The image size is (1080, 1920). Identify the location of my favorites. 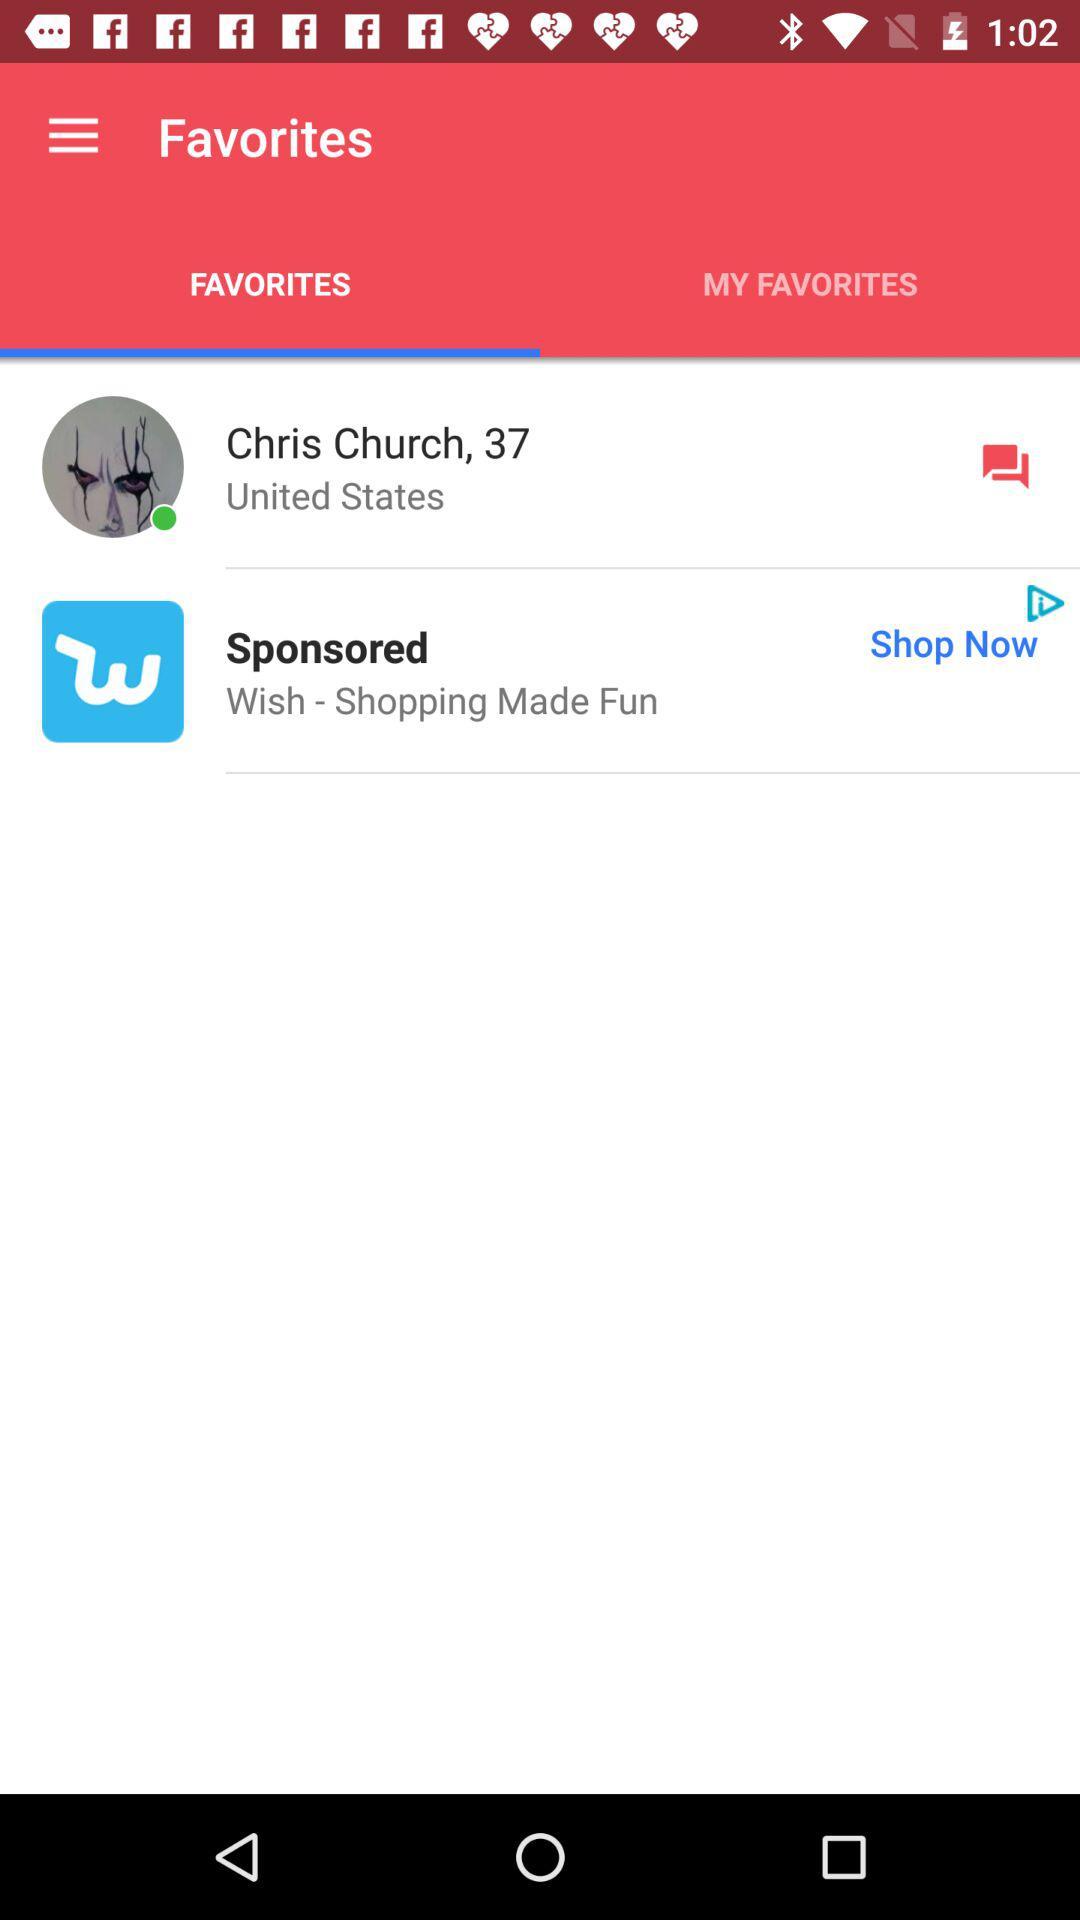
(810, 282).